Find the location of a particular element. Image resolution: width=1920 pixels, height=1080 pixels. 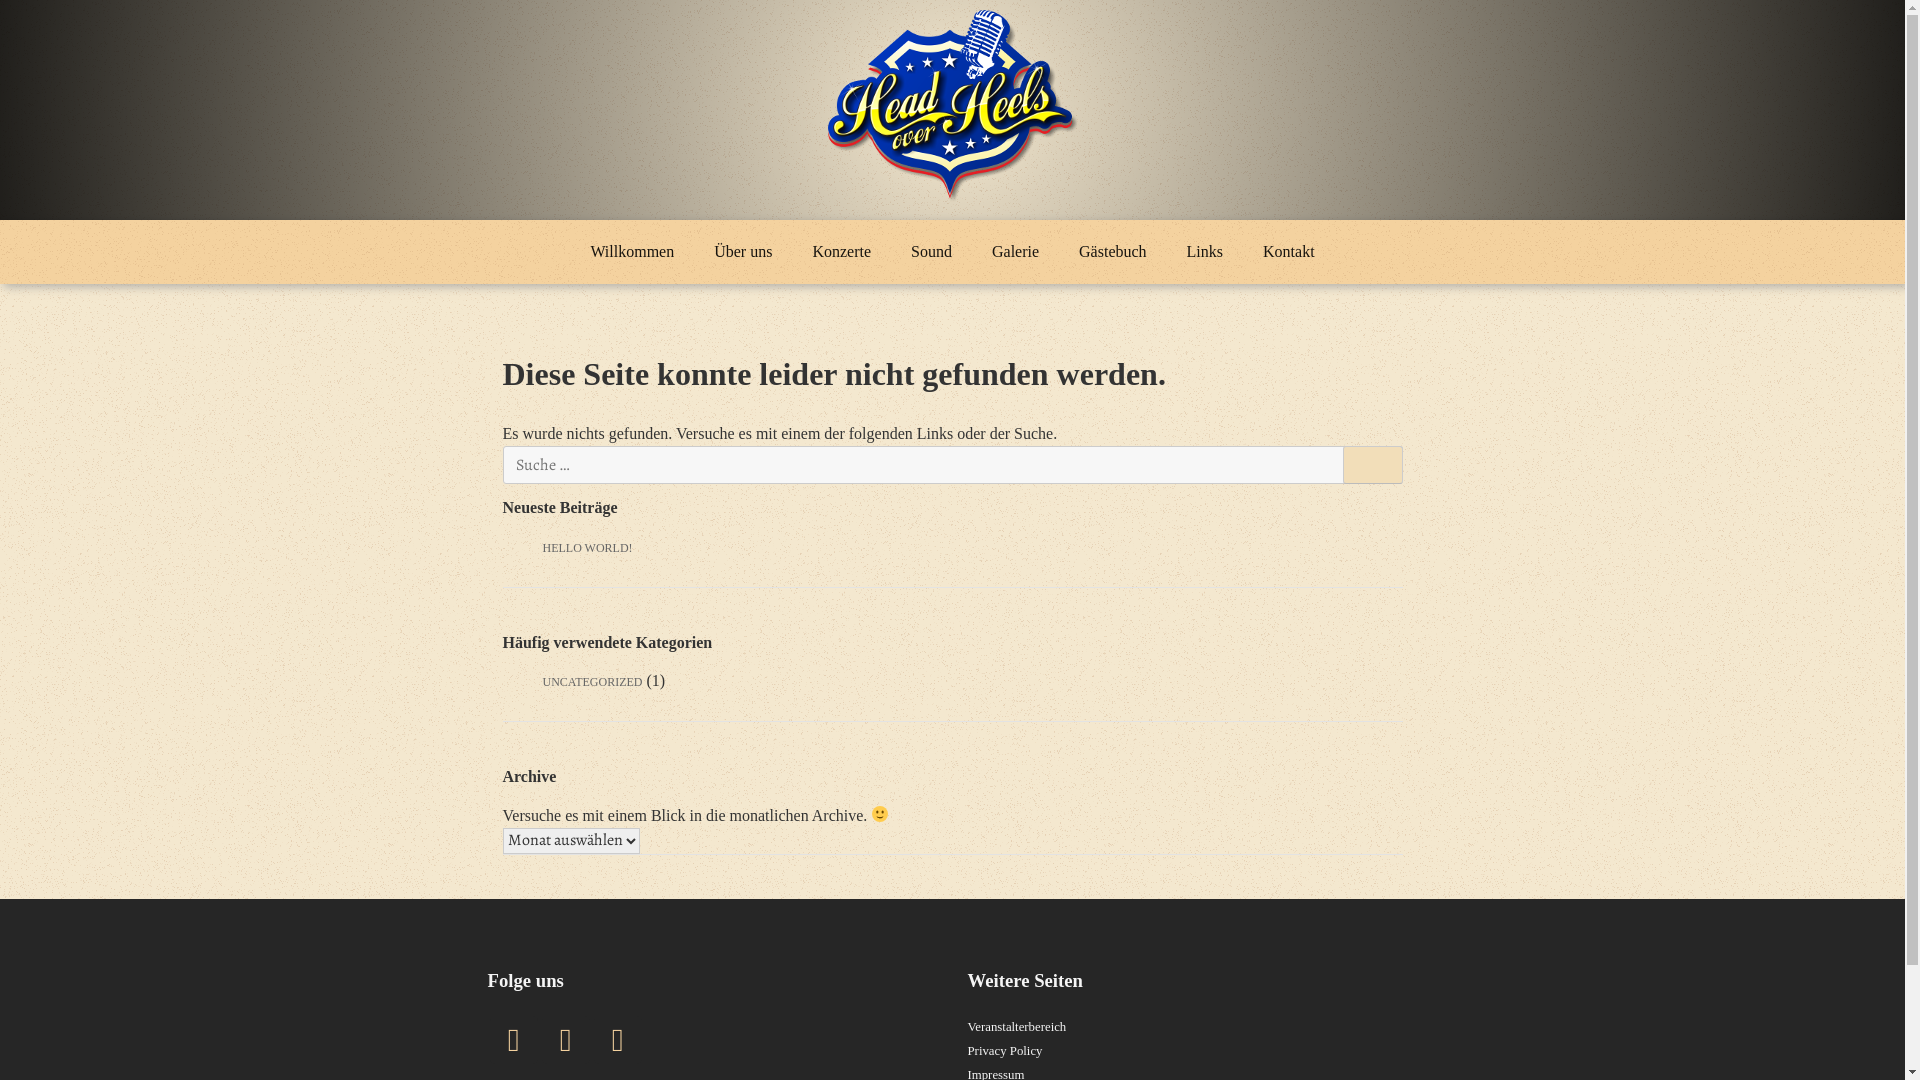

'Kontakt' is located at coordinates (1289, 250).